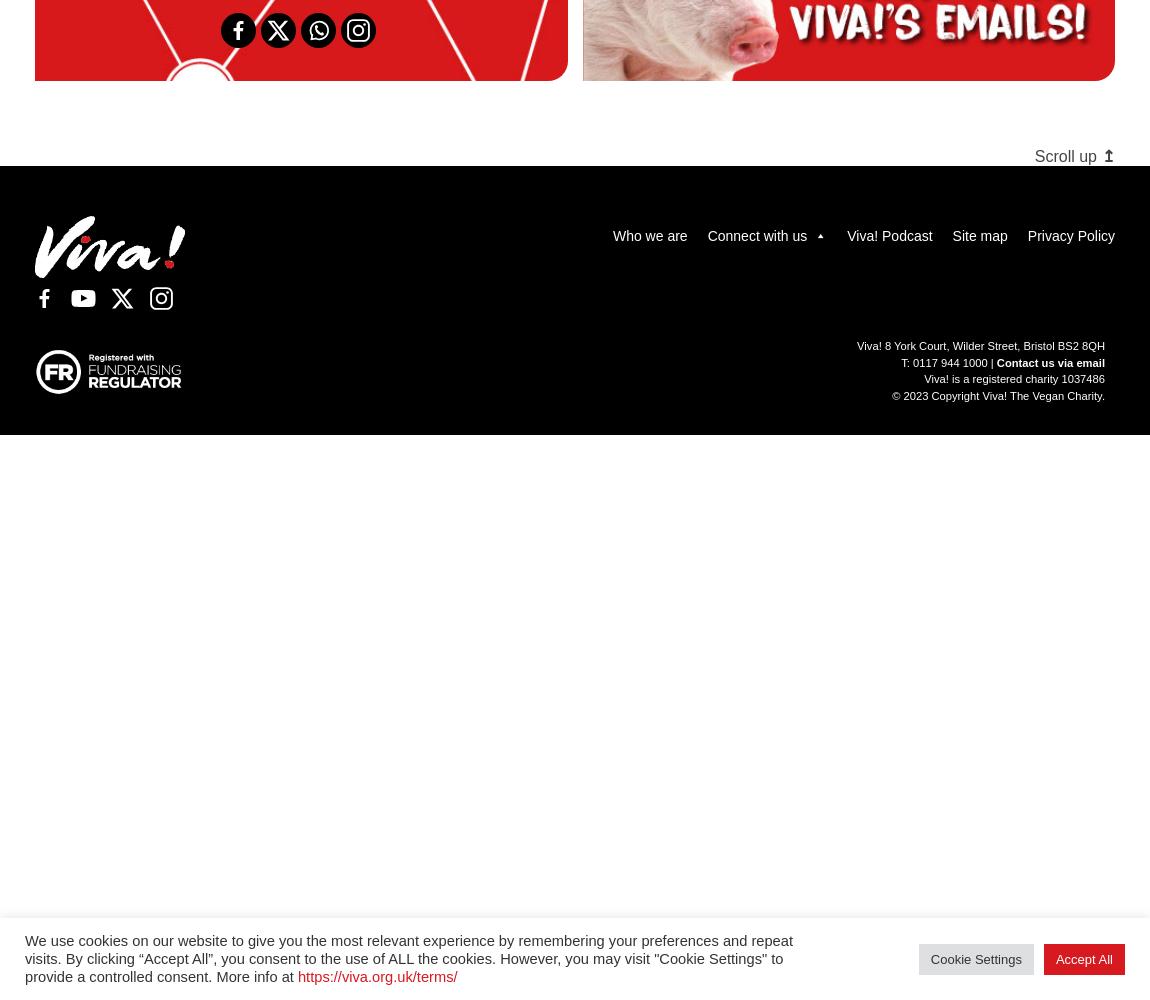  Describe the element at coordinates (855, 344) in the screenshot. I see `'Viva! 8 York Court, Wilder Street, Bristol BS2 8QH'` at that location.